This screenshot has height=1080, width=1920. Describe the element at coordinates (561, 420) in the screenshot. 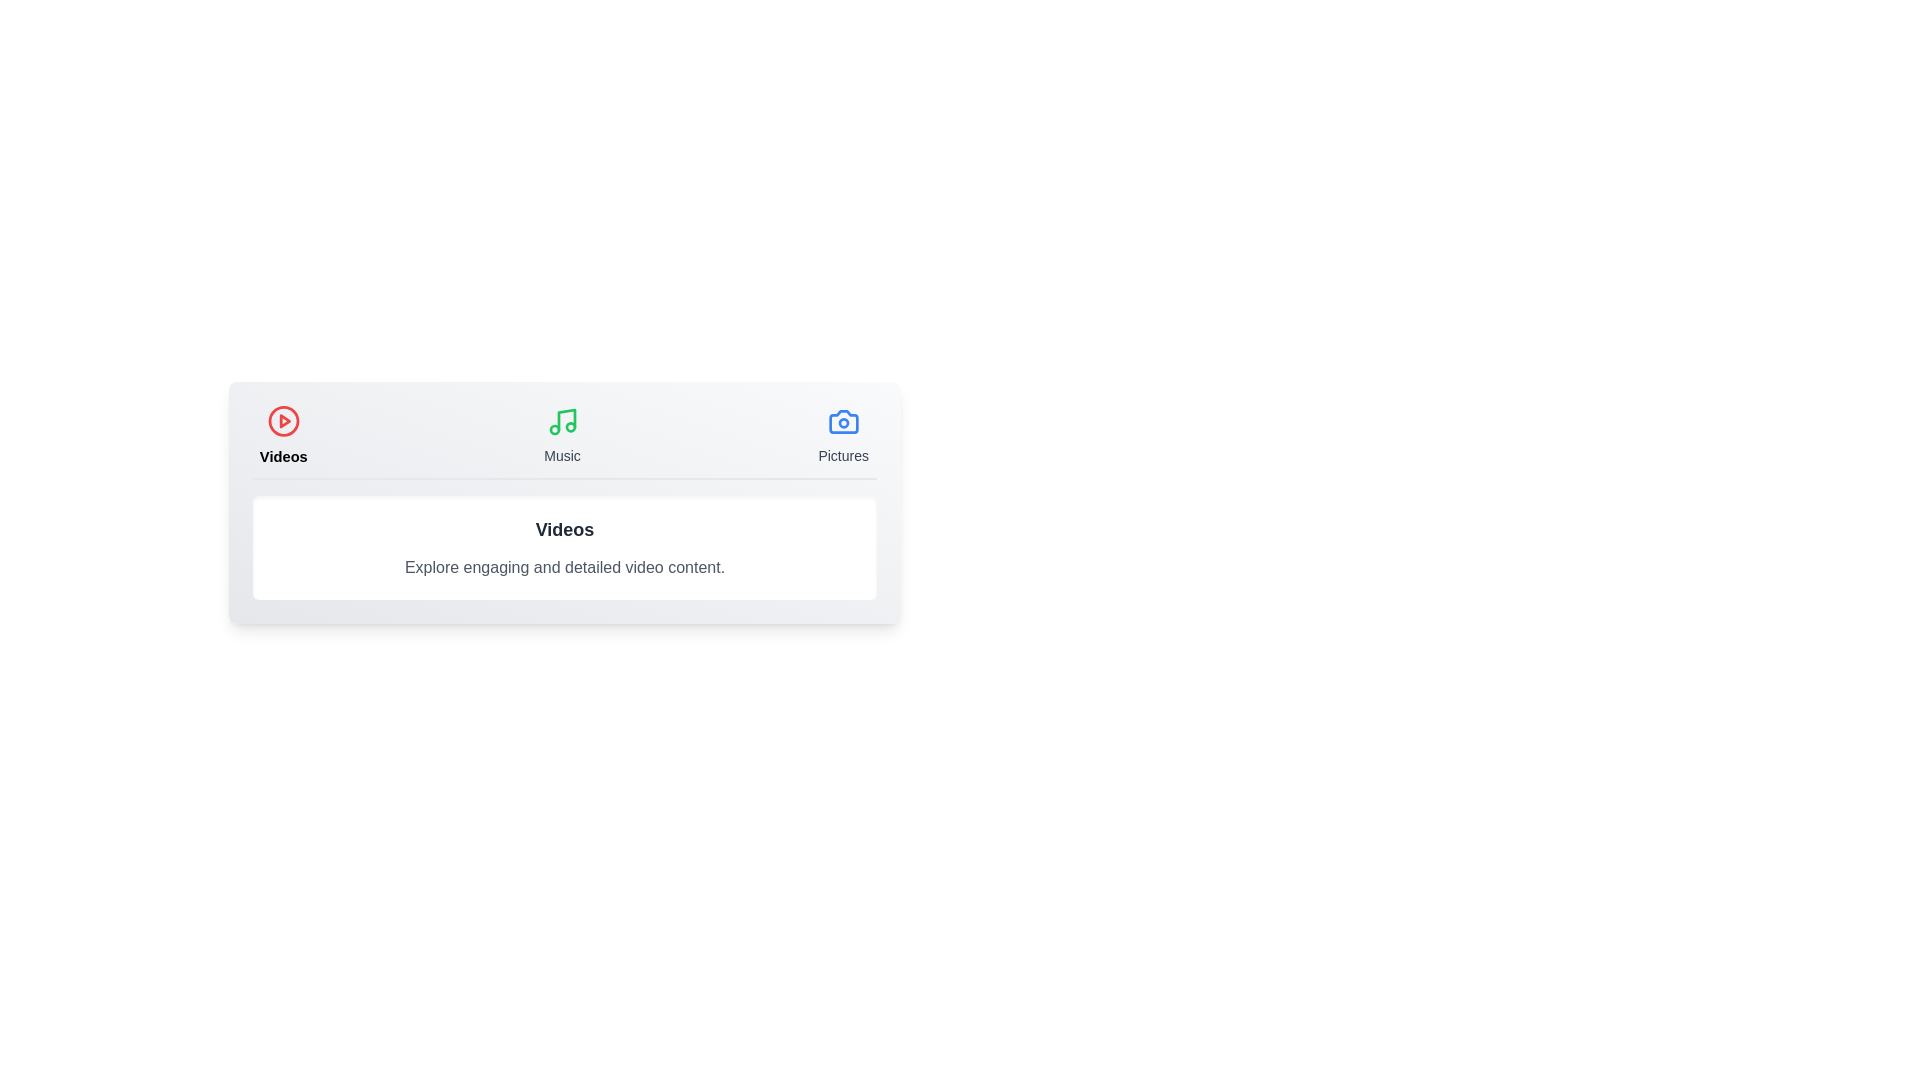

I see `the icon of the Music tab to activate it` at that location.